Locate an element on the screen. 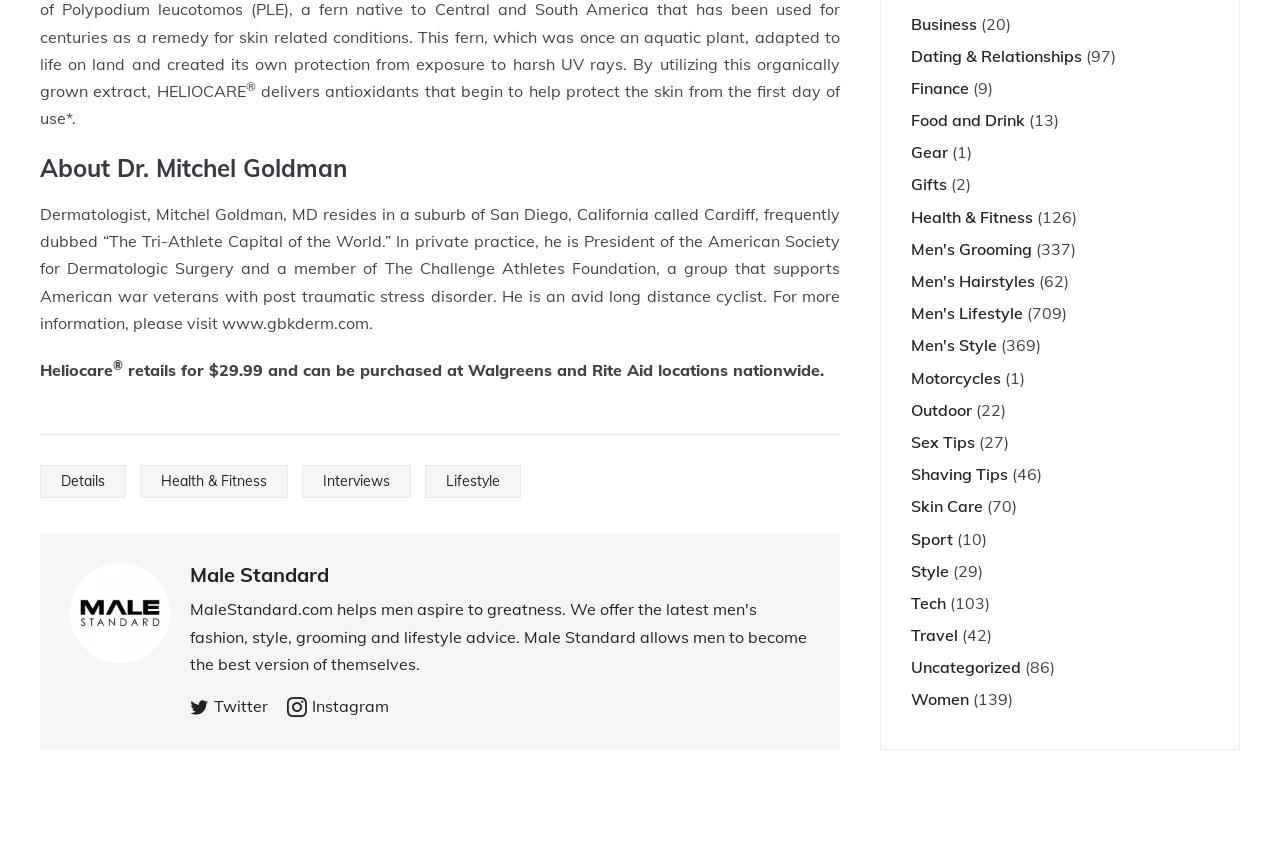 This screenshot has width=1280, height=864. 'Dating & Relationships' is located at coordinates (996, 55).